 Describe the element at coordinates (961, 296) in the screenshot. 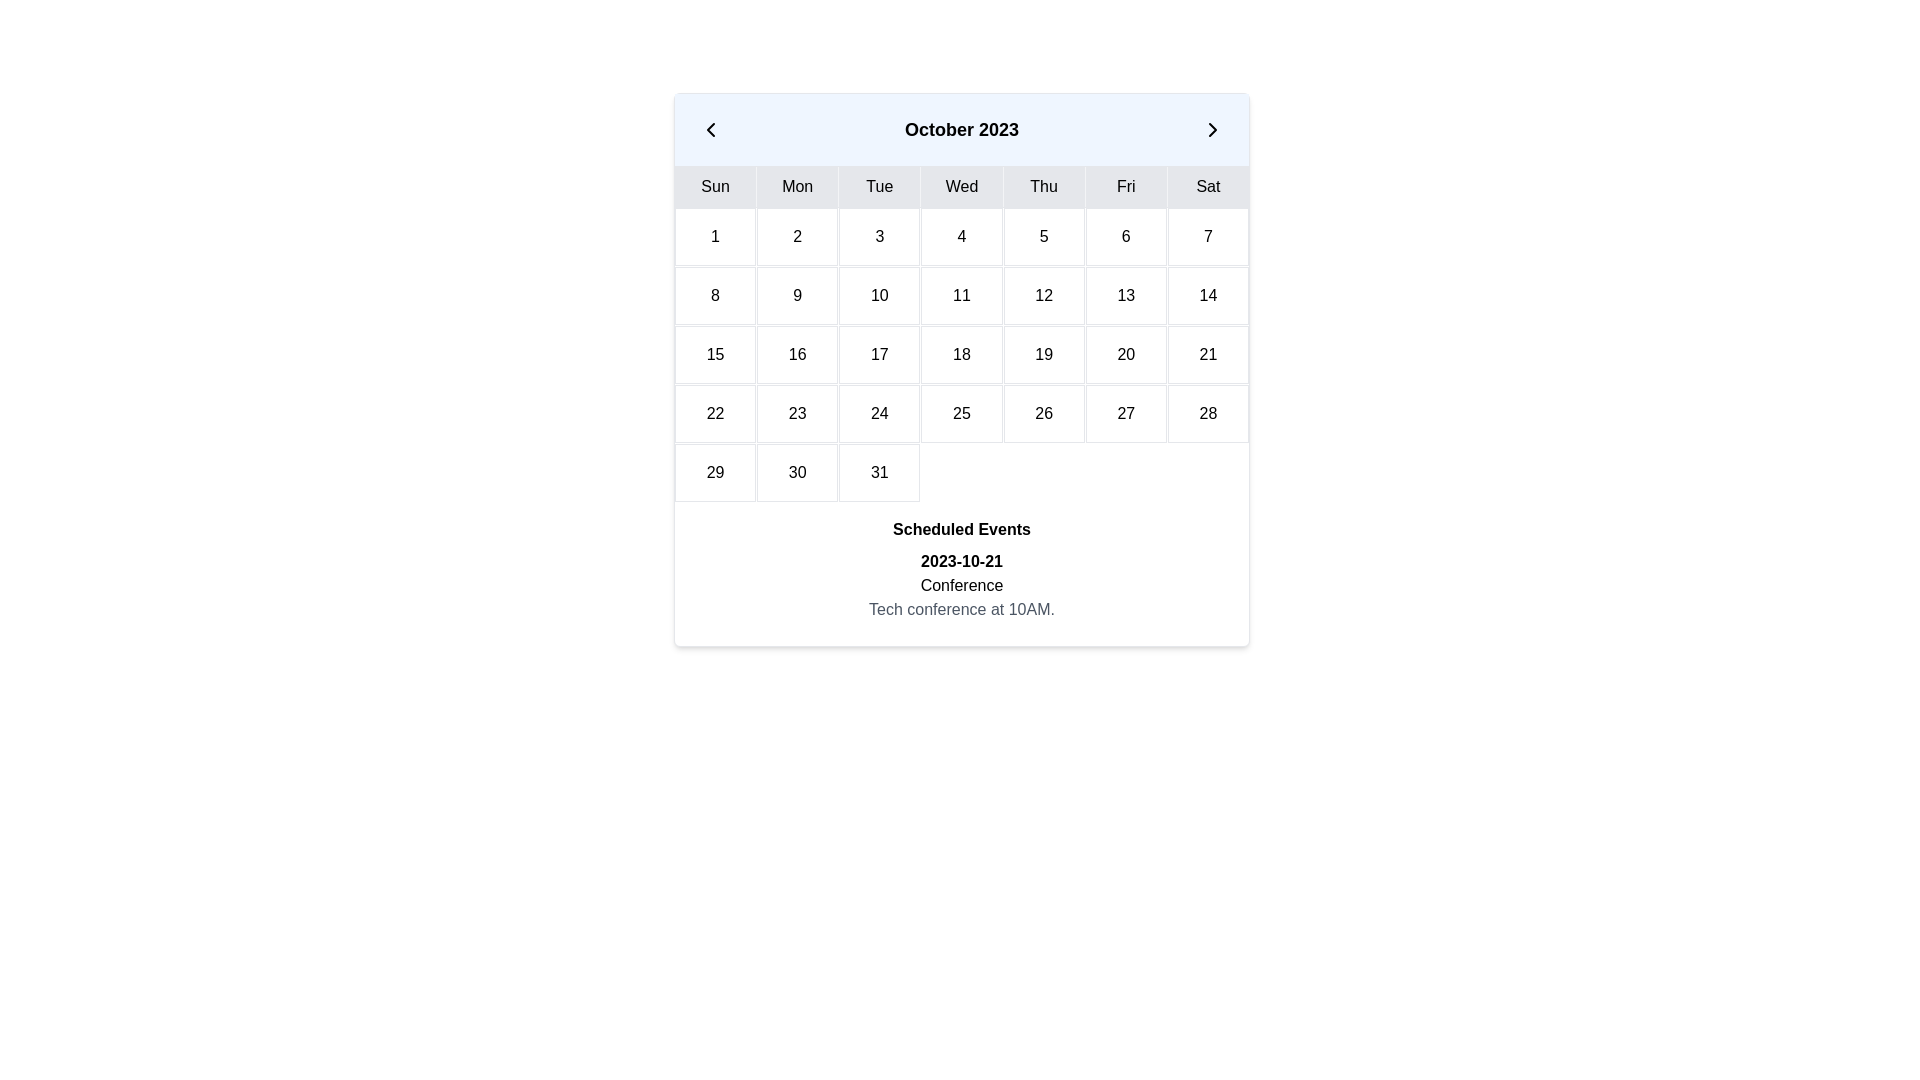

I see `the individual date cell representing the 11th day of October 2023 in the calendar interface` at that location.